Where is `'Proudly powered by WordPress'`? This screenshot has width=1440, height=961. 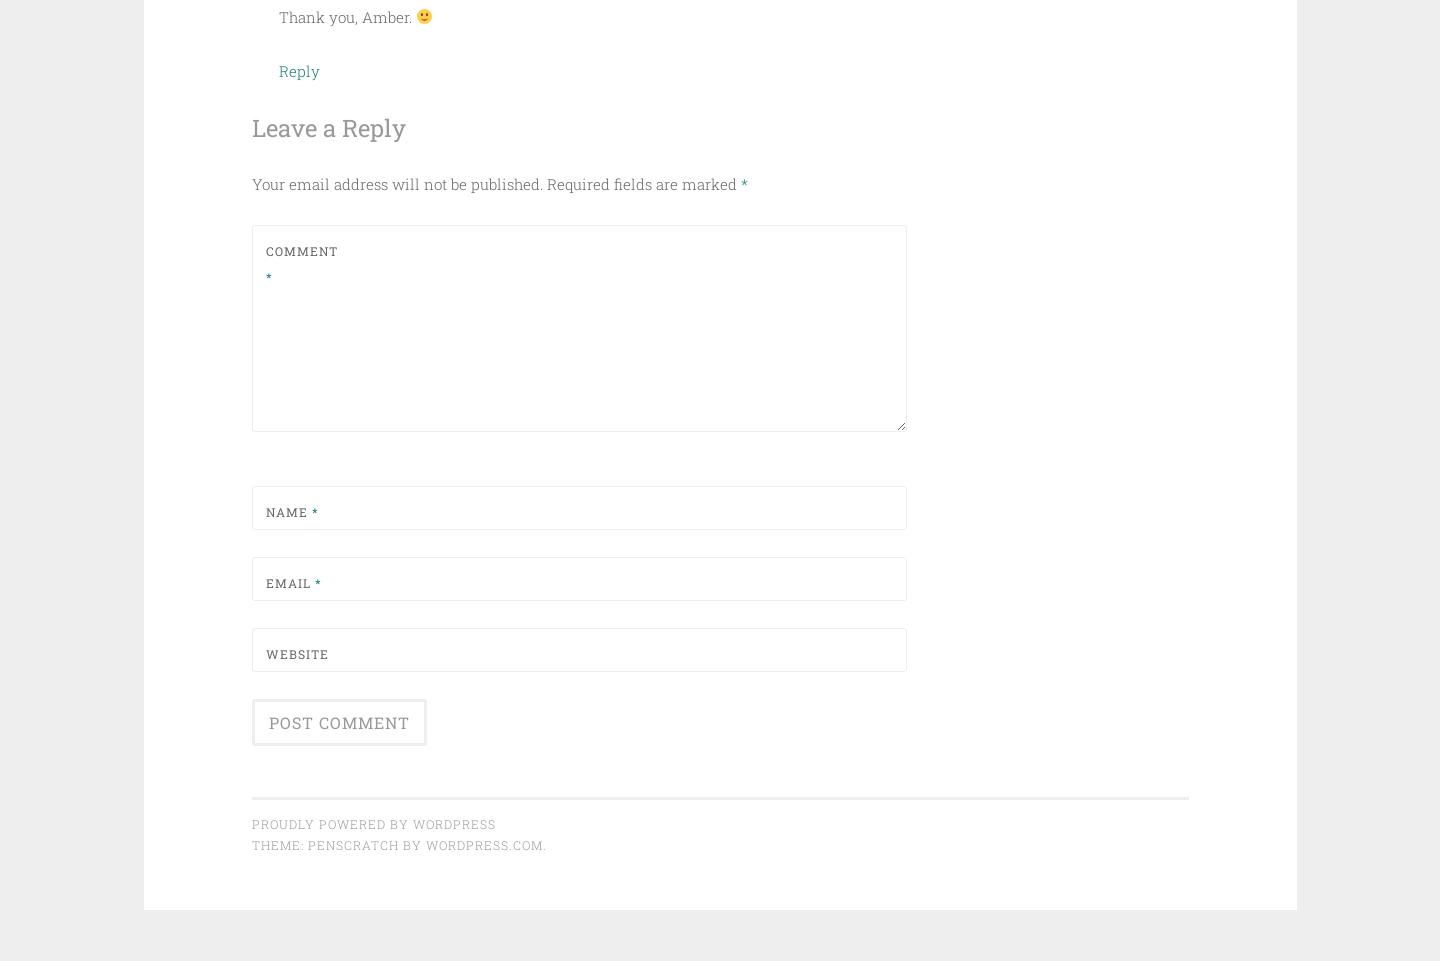 'Proudly powered by WordPress' is located at coordinates (371, 823).